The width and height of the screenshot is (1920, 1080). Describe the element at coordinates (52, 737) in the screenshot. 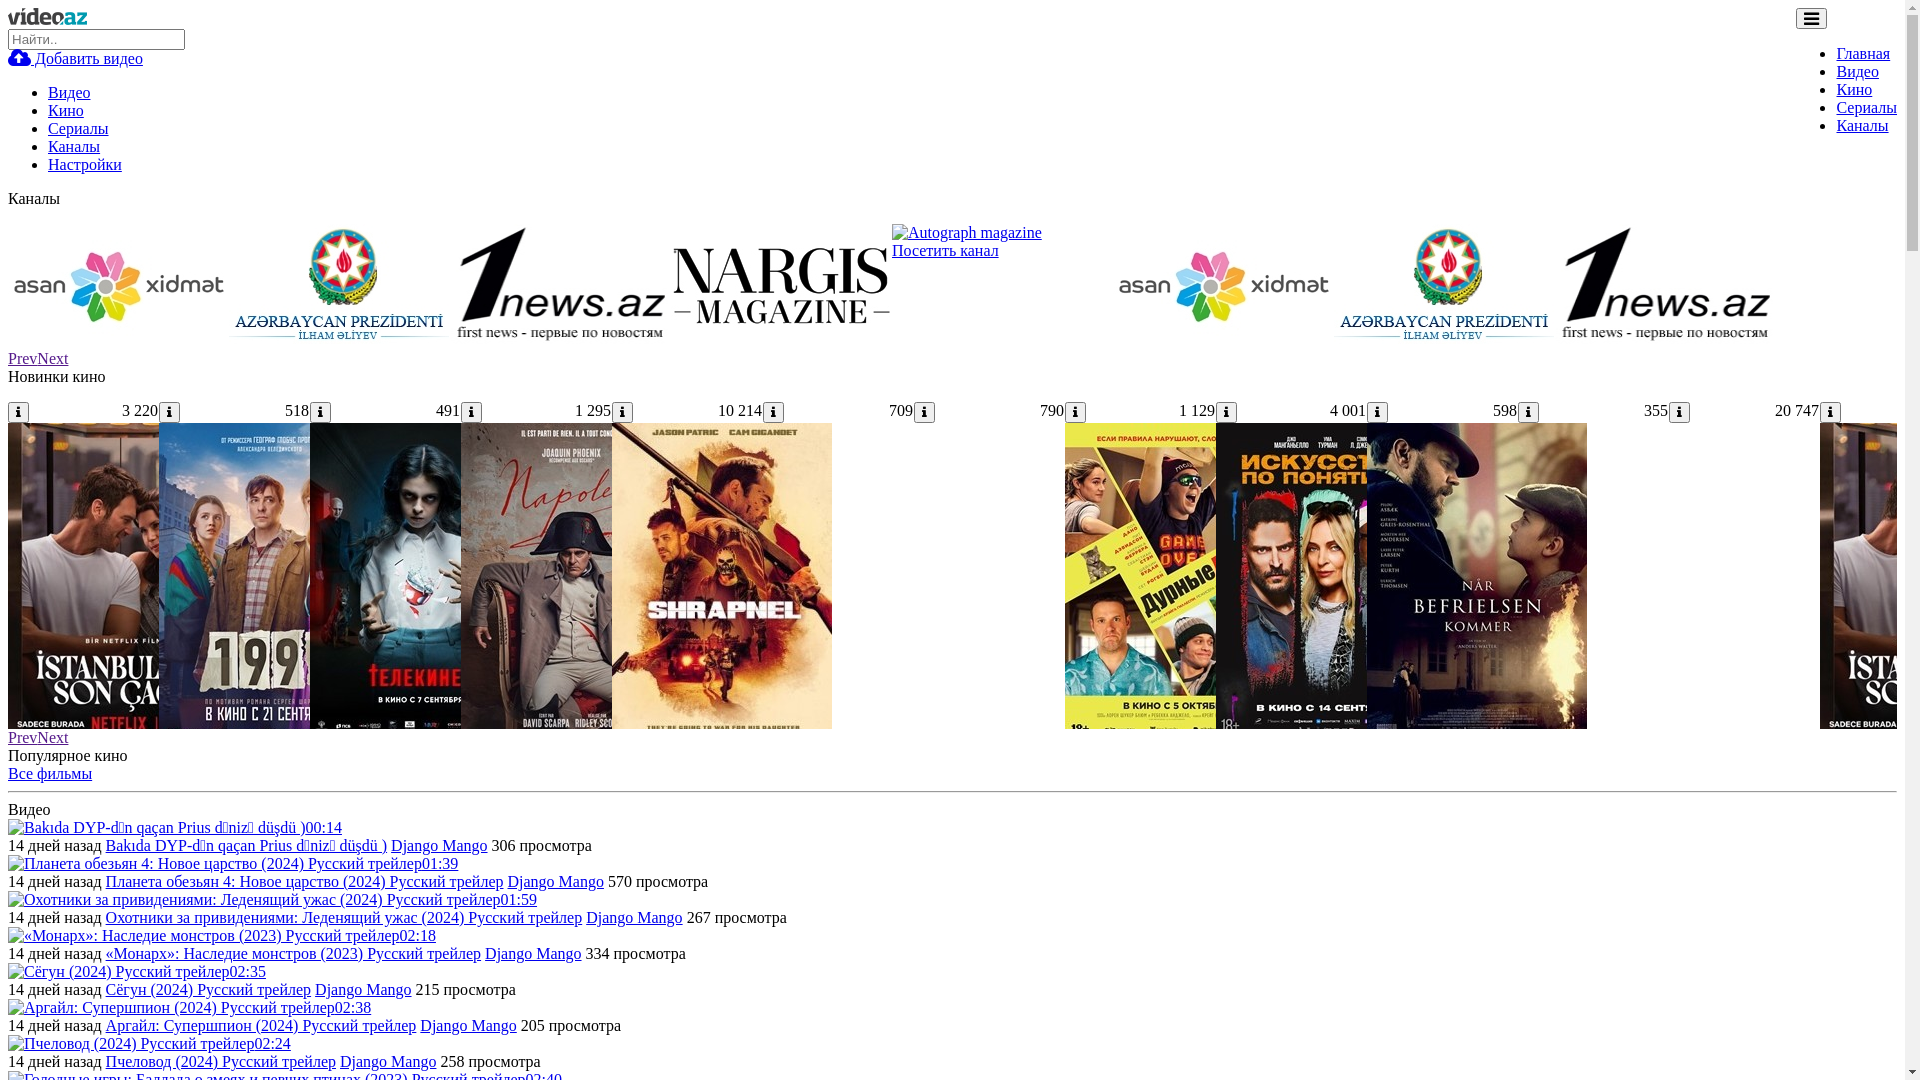

I see `'Next'` at that location.